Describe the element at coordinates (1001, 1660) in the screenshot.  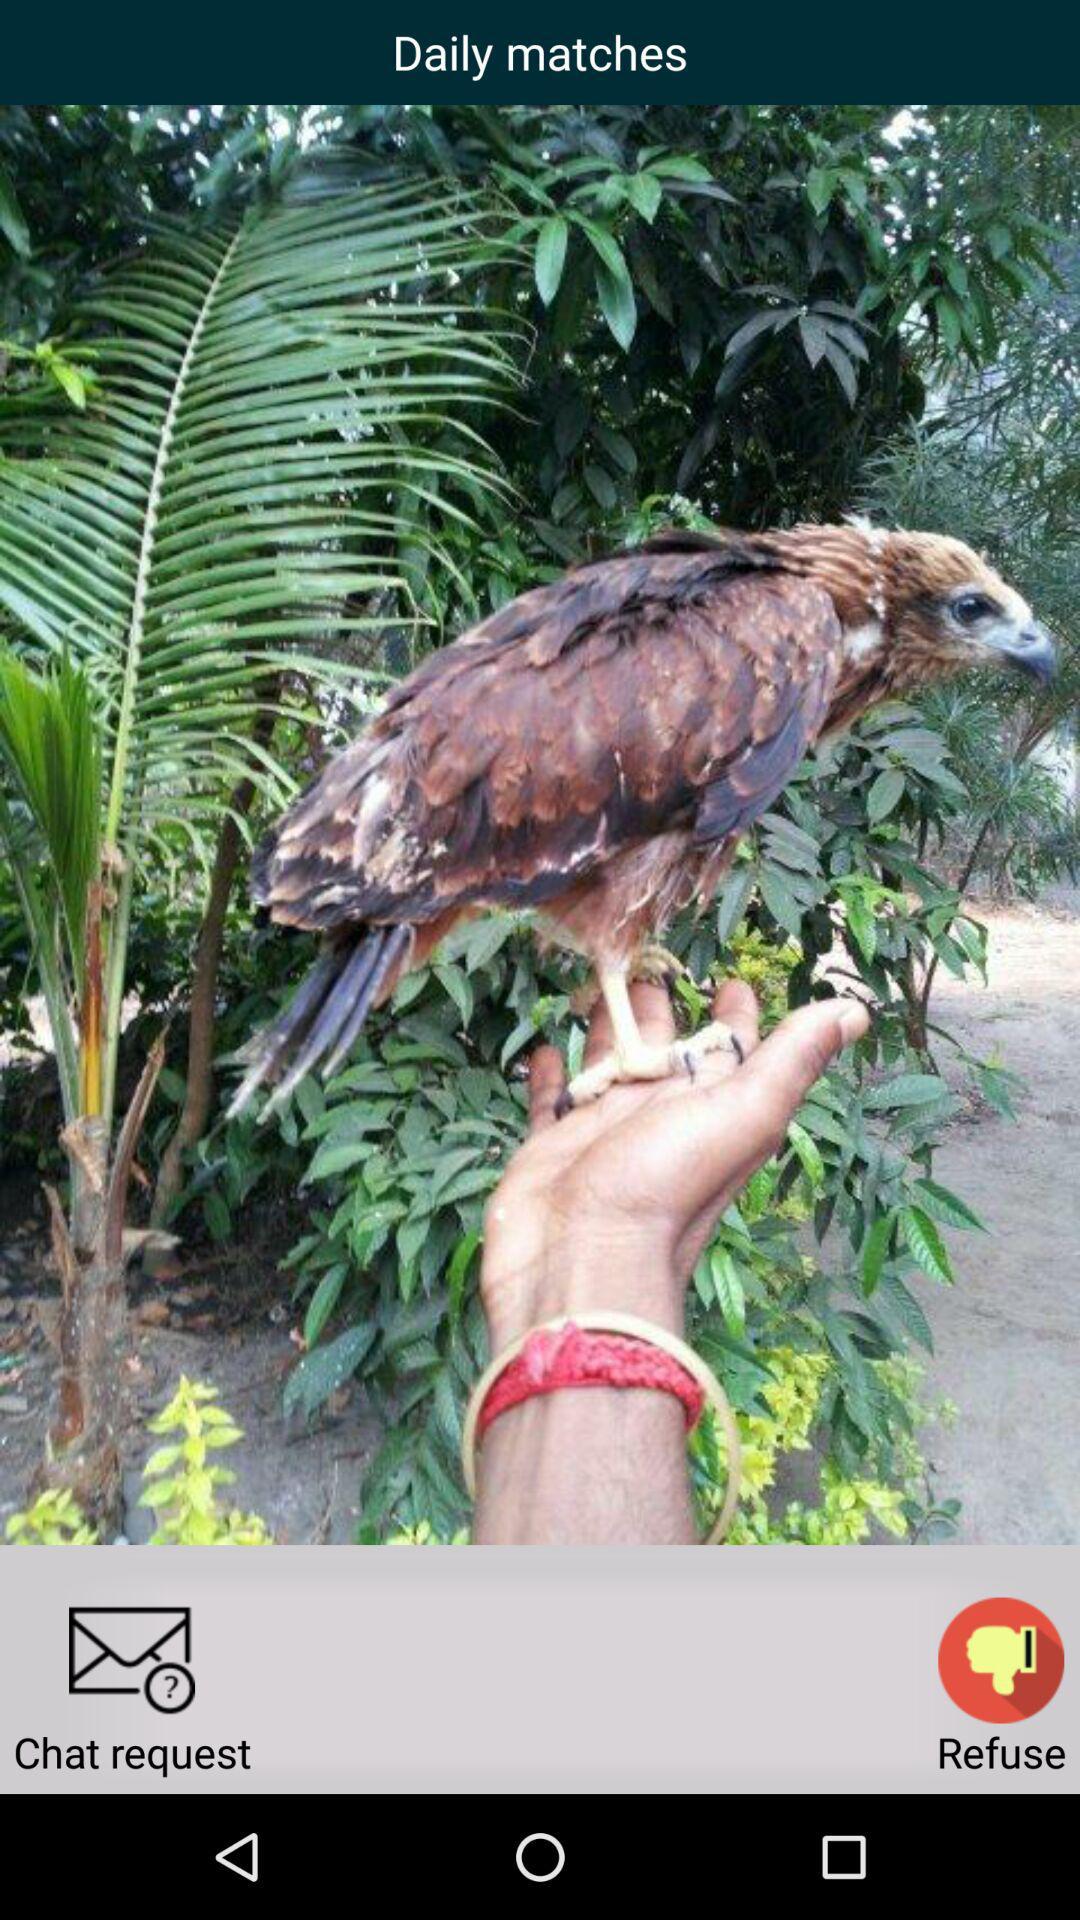
I see `thumbs down` at that location.